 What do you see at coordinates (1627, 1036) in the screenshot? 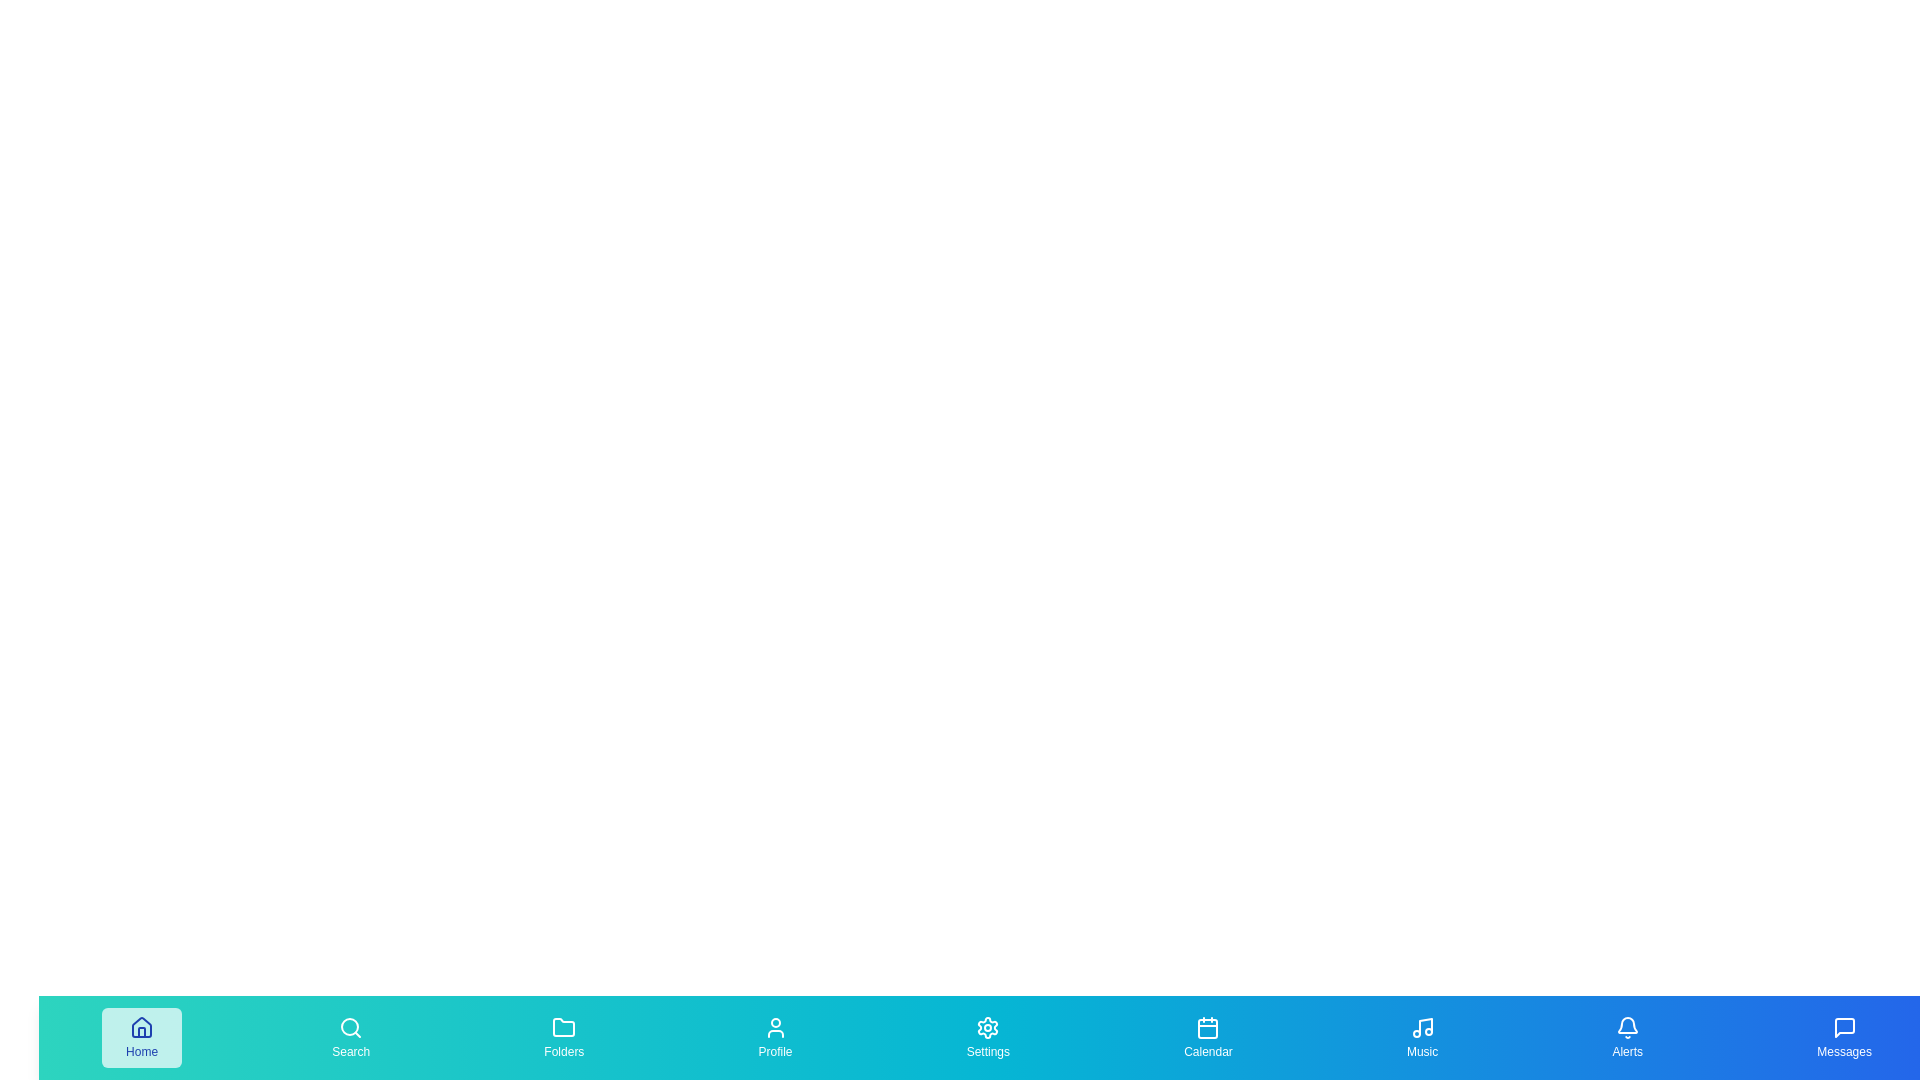
I see `the 'Alerts' tab to activate it` at bounding box center [1627, 1036].